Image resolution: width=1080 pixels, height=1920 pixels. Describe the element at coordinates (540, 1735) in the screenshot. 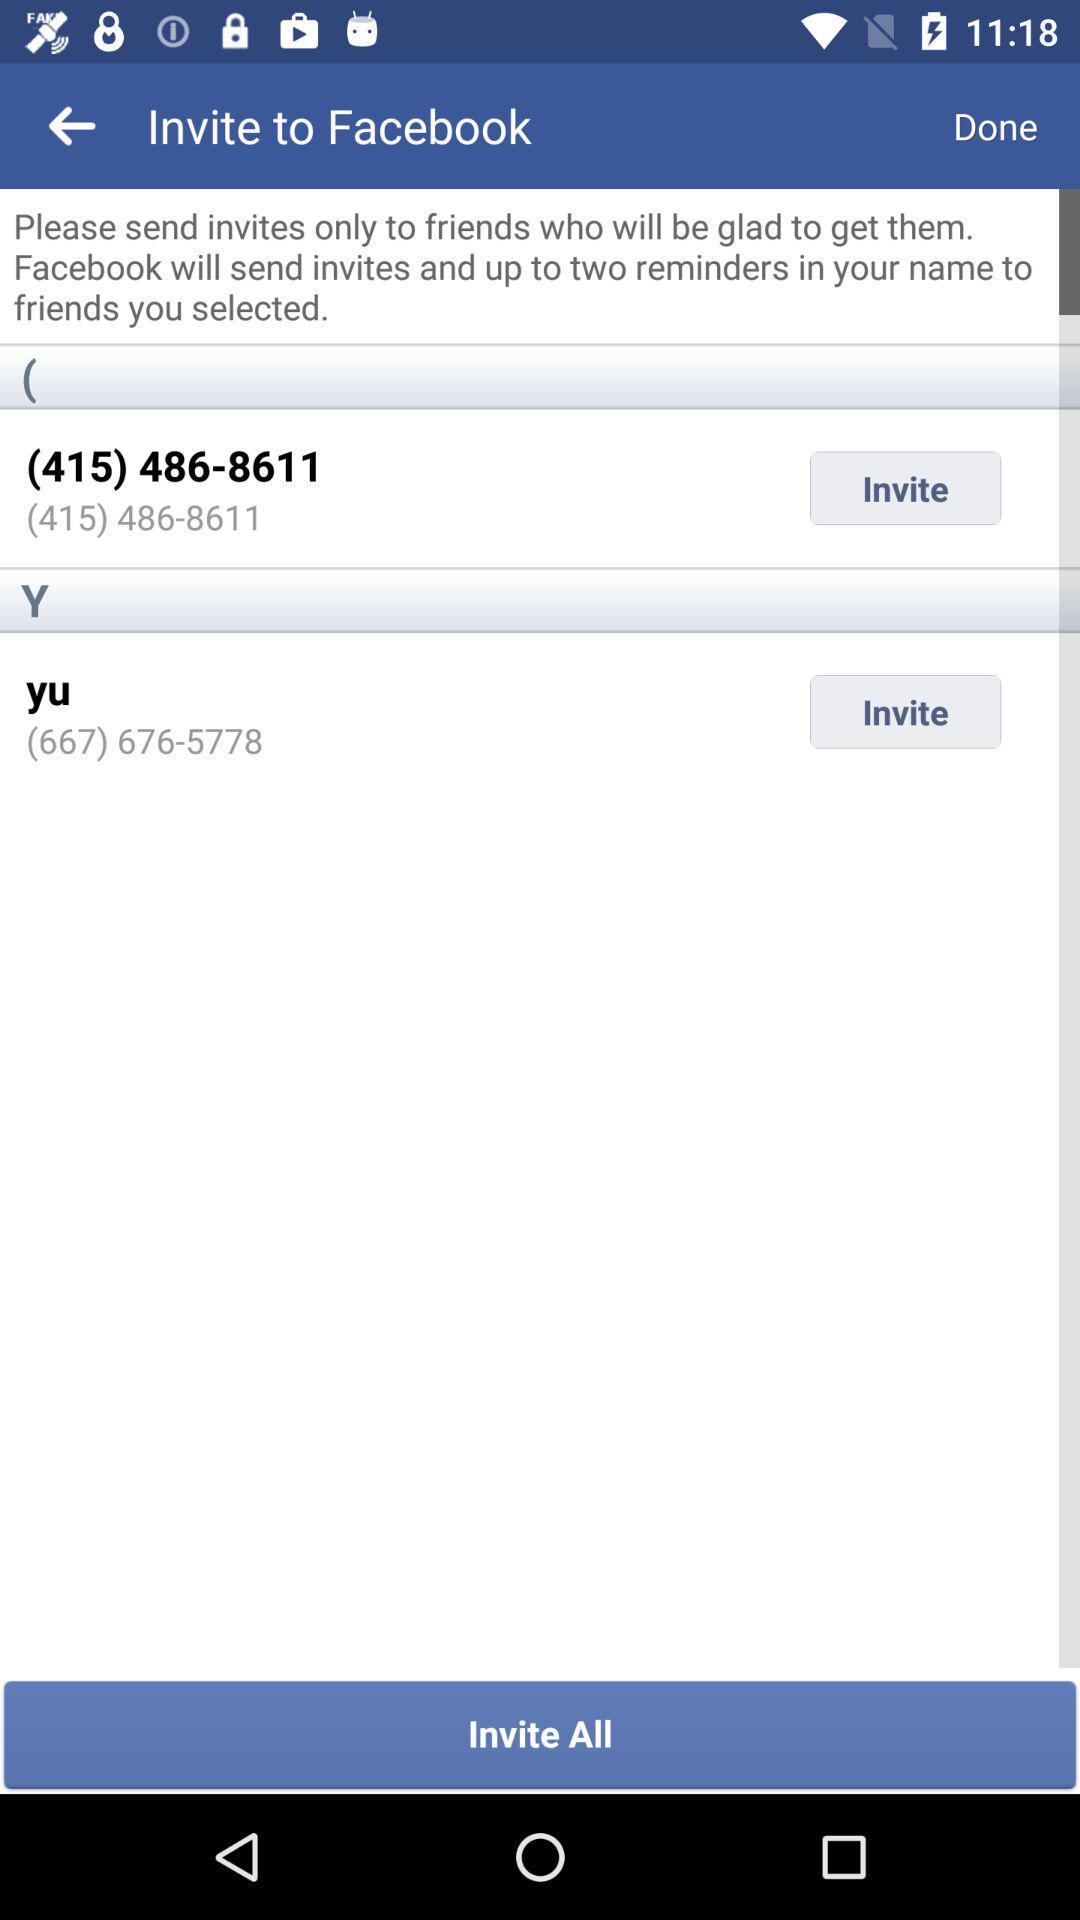

I see `invite all item` at that location.